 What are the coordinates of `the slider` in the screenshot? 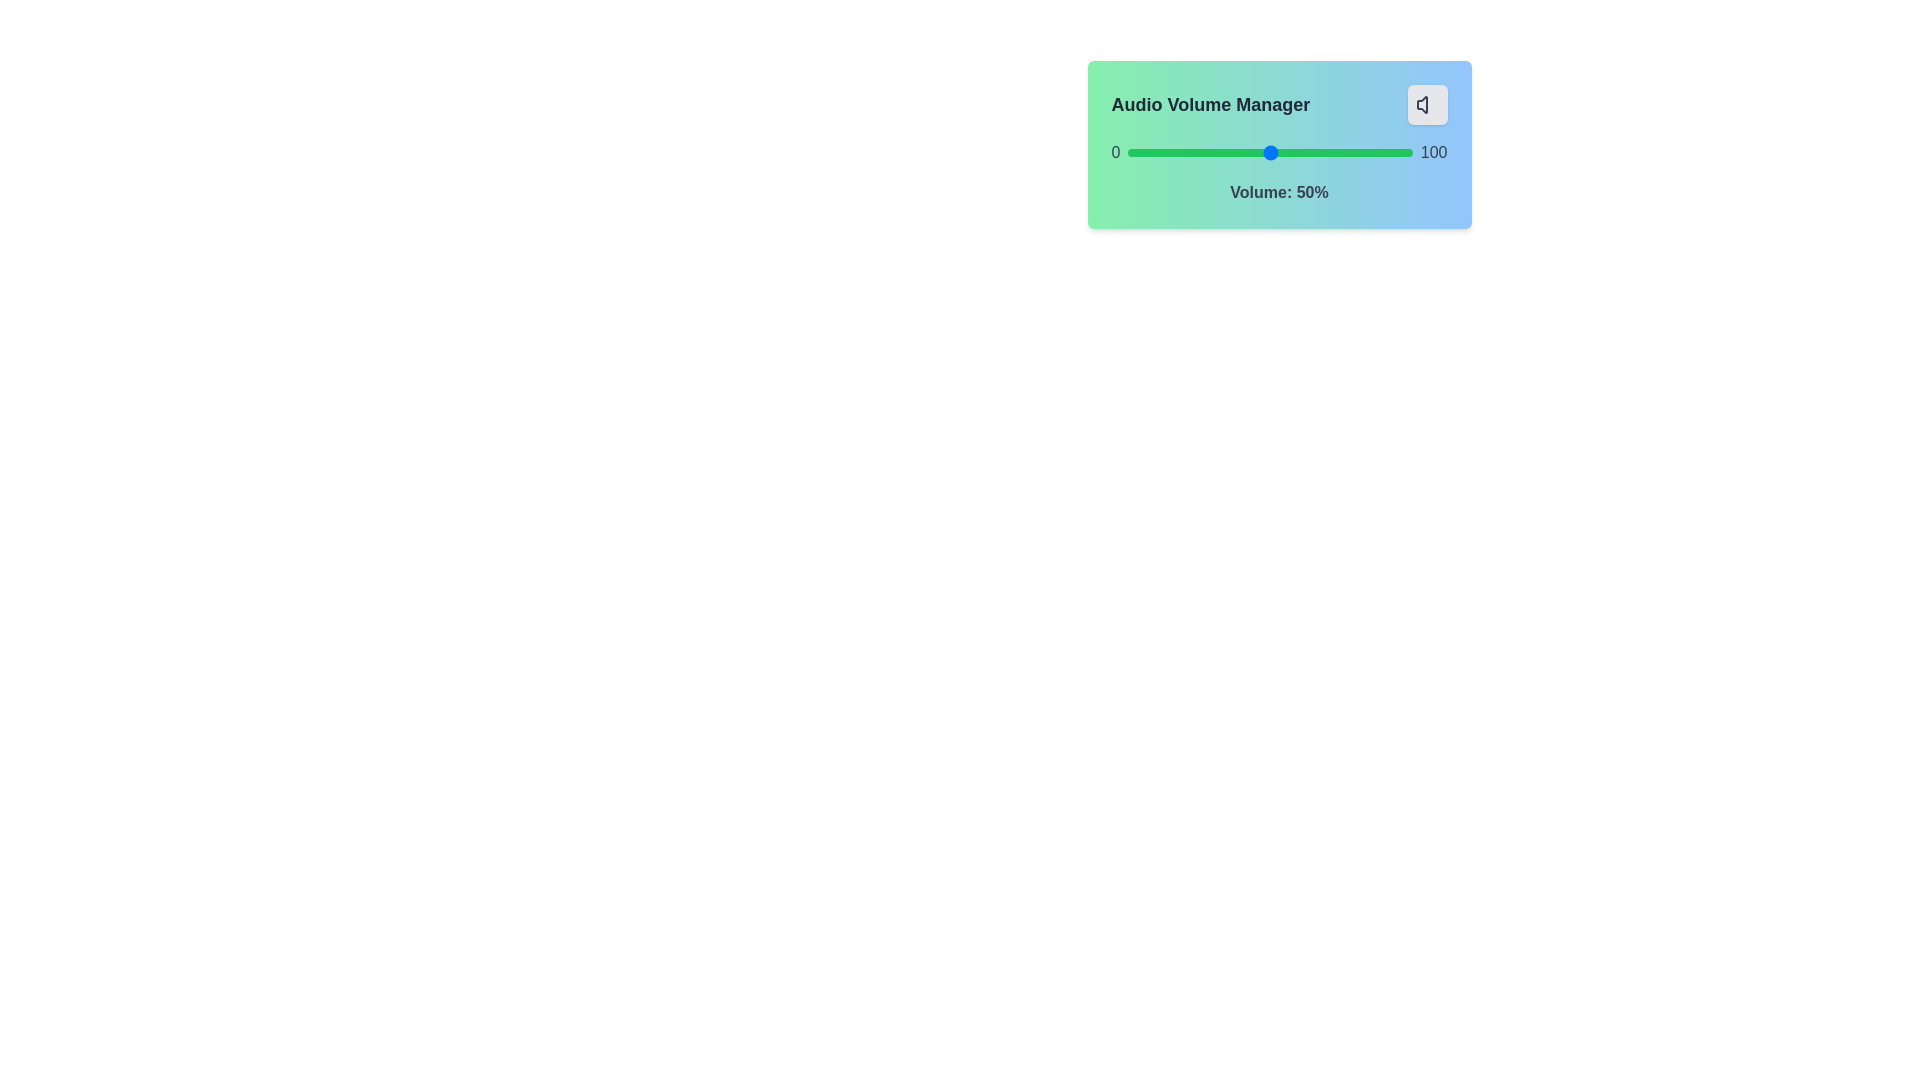 It's located at (1201, 152).